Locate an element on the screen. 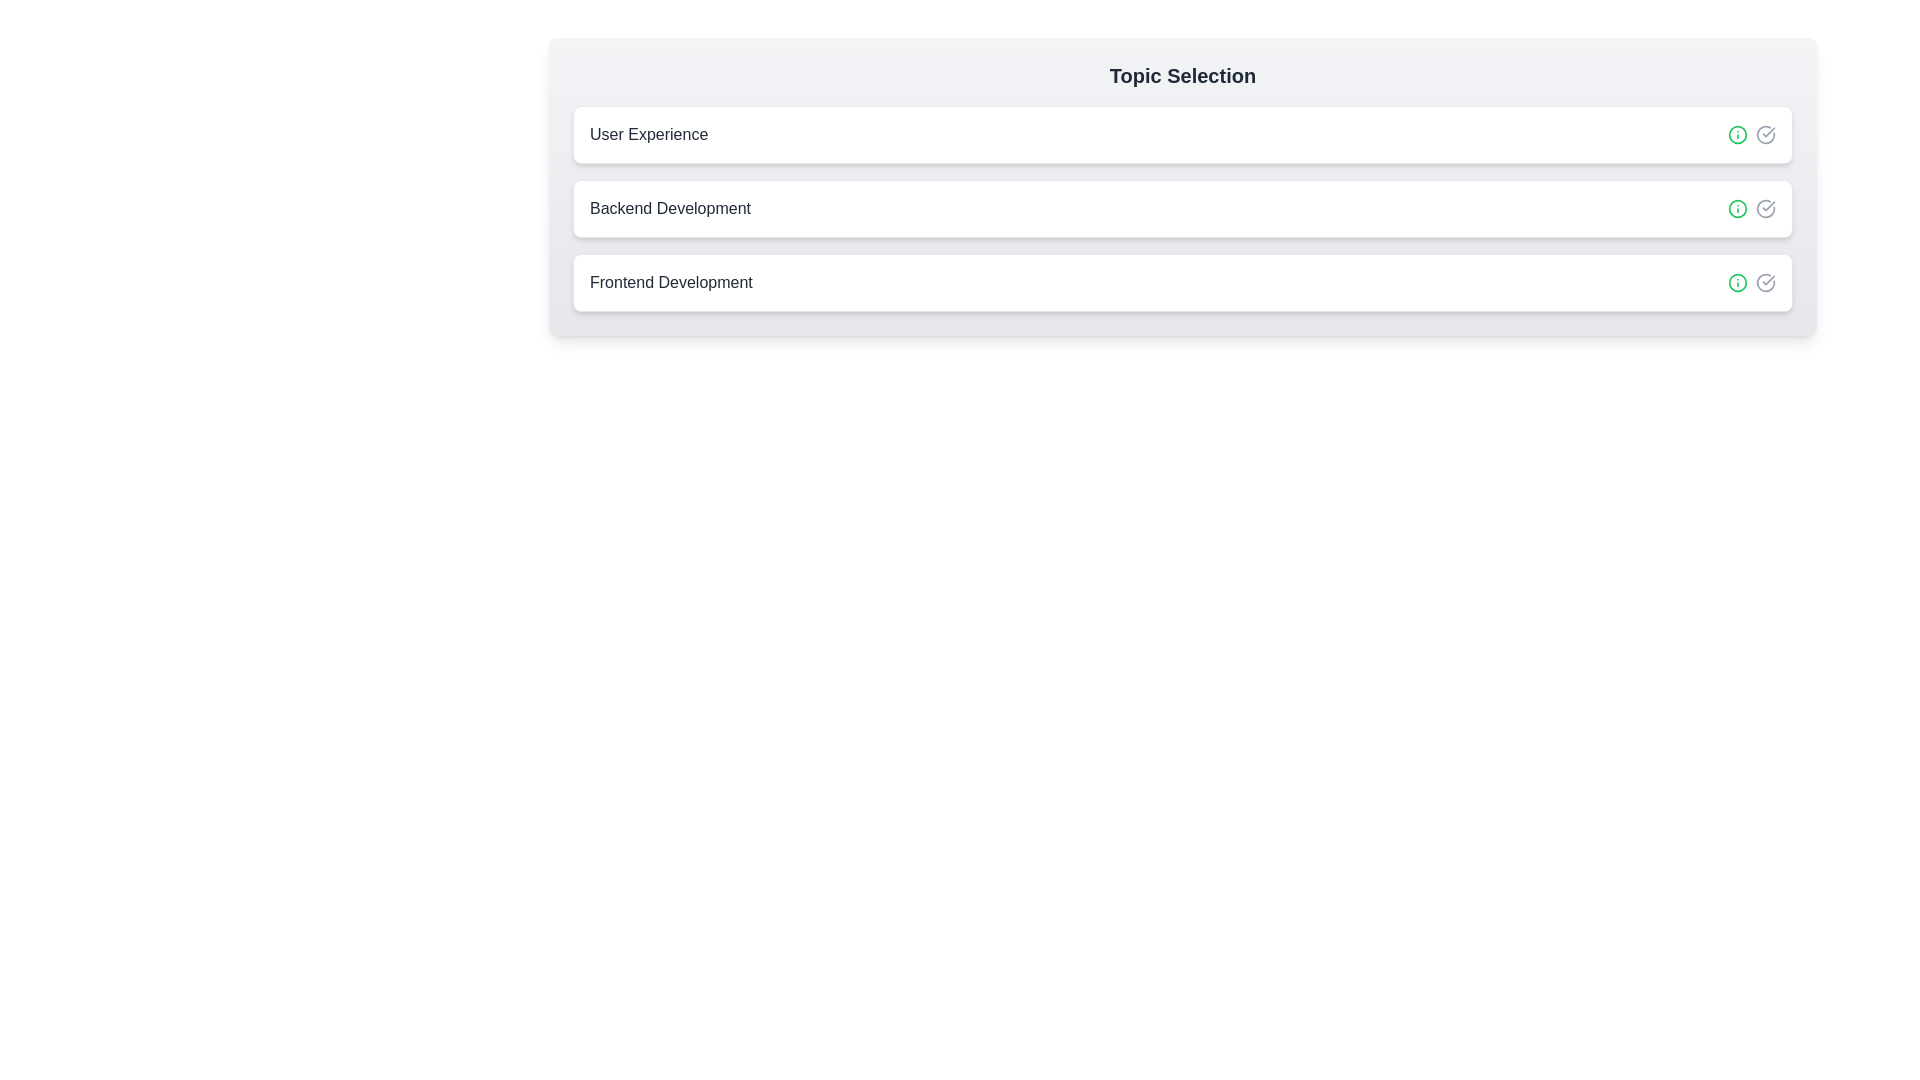  the information icon of the chip labeled 'User Experience' is located at coordinates (1736, 135).